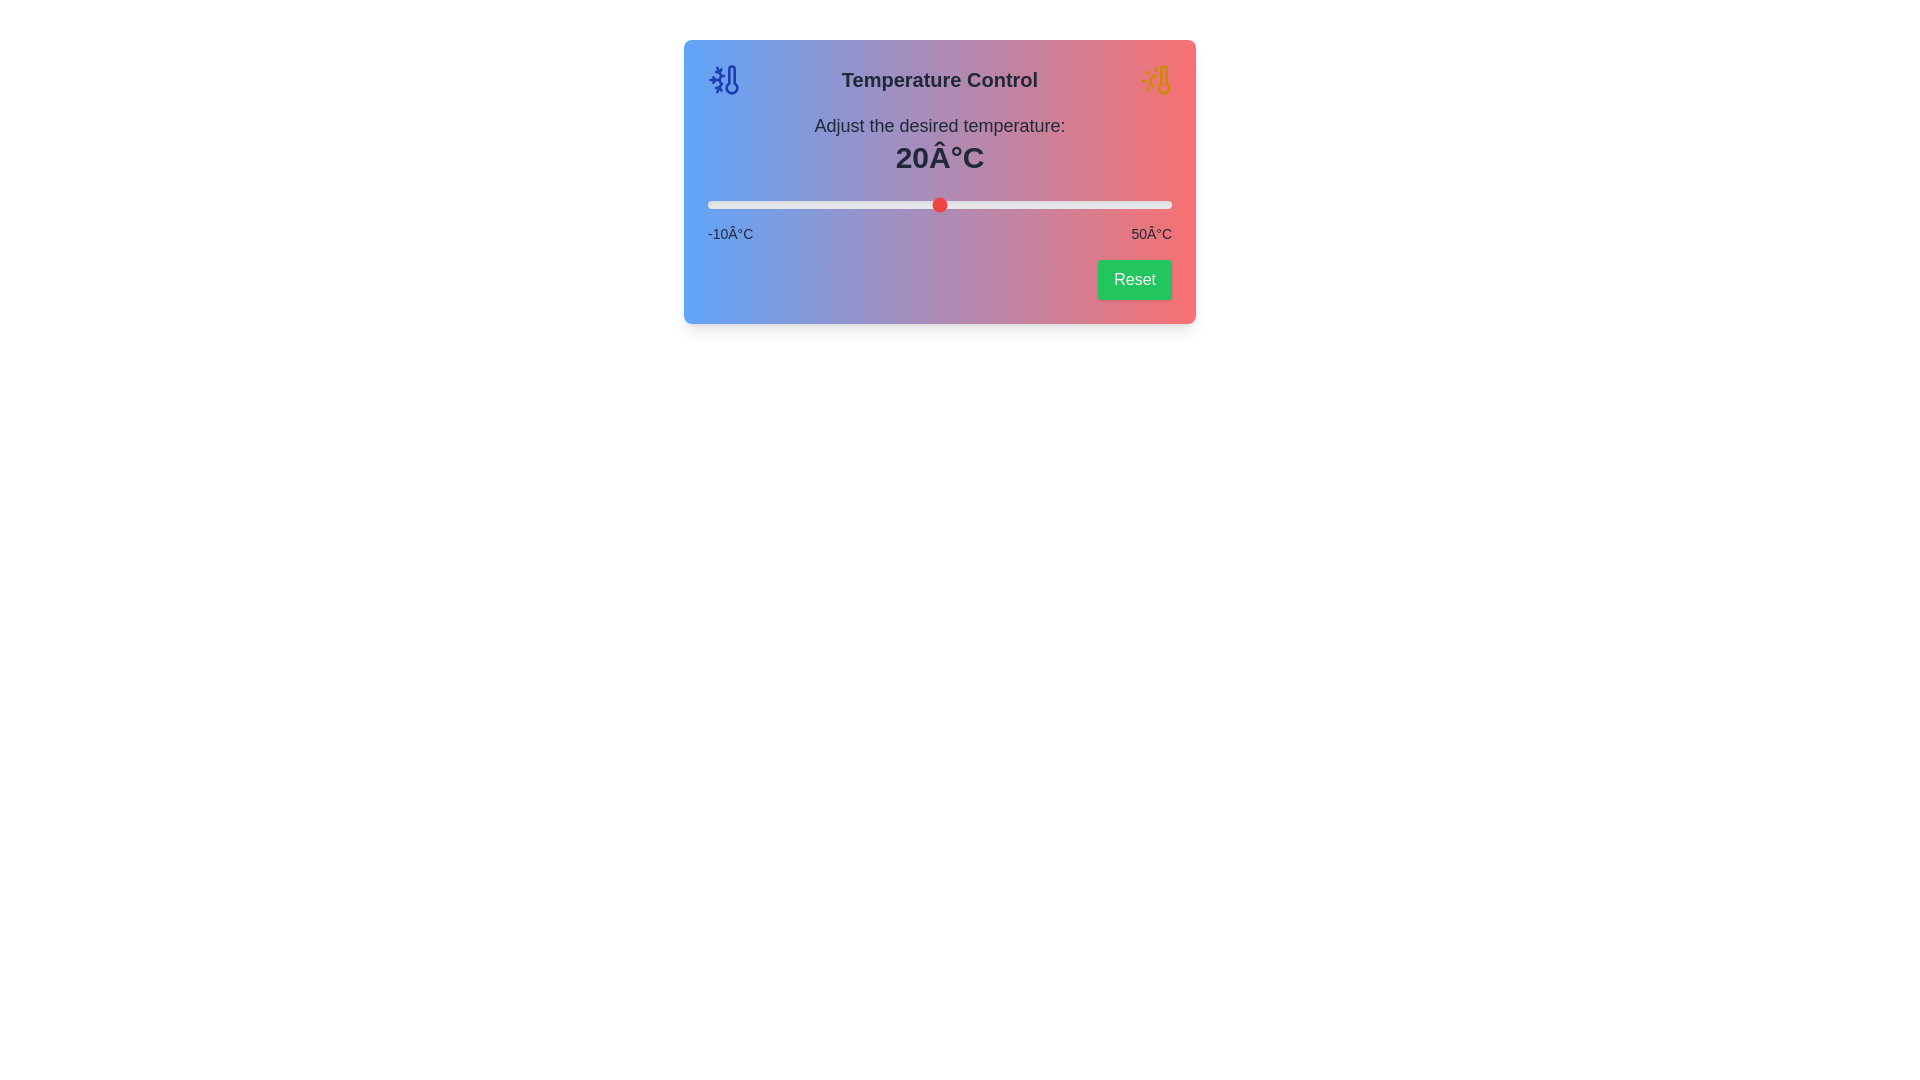  What do you see at coordinates (1085, 204) in the screenshot?
I see `the slider to set the temperature to 39°C` at bounding box center [1085, 204].